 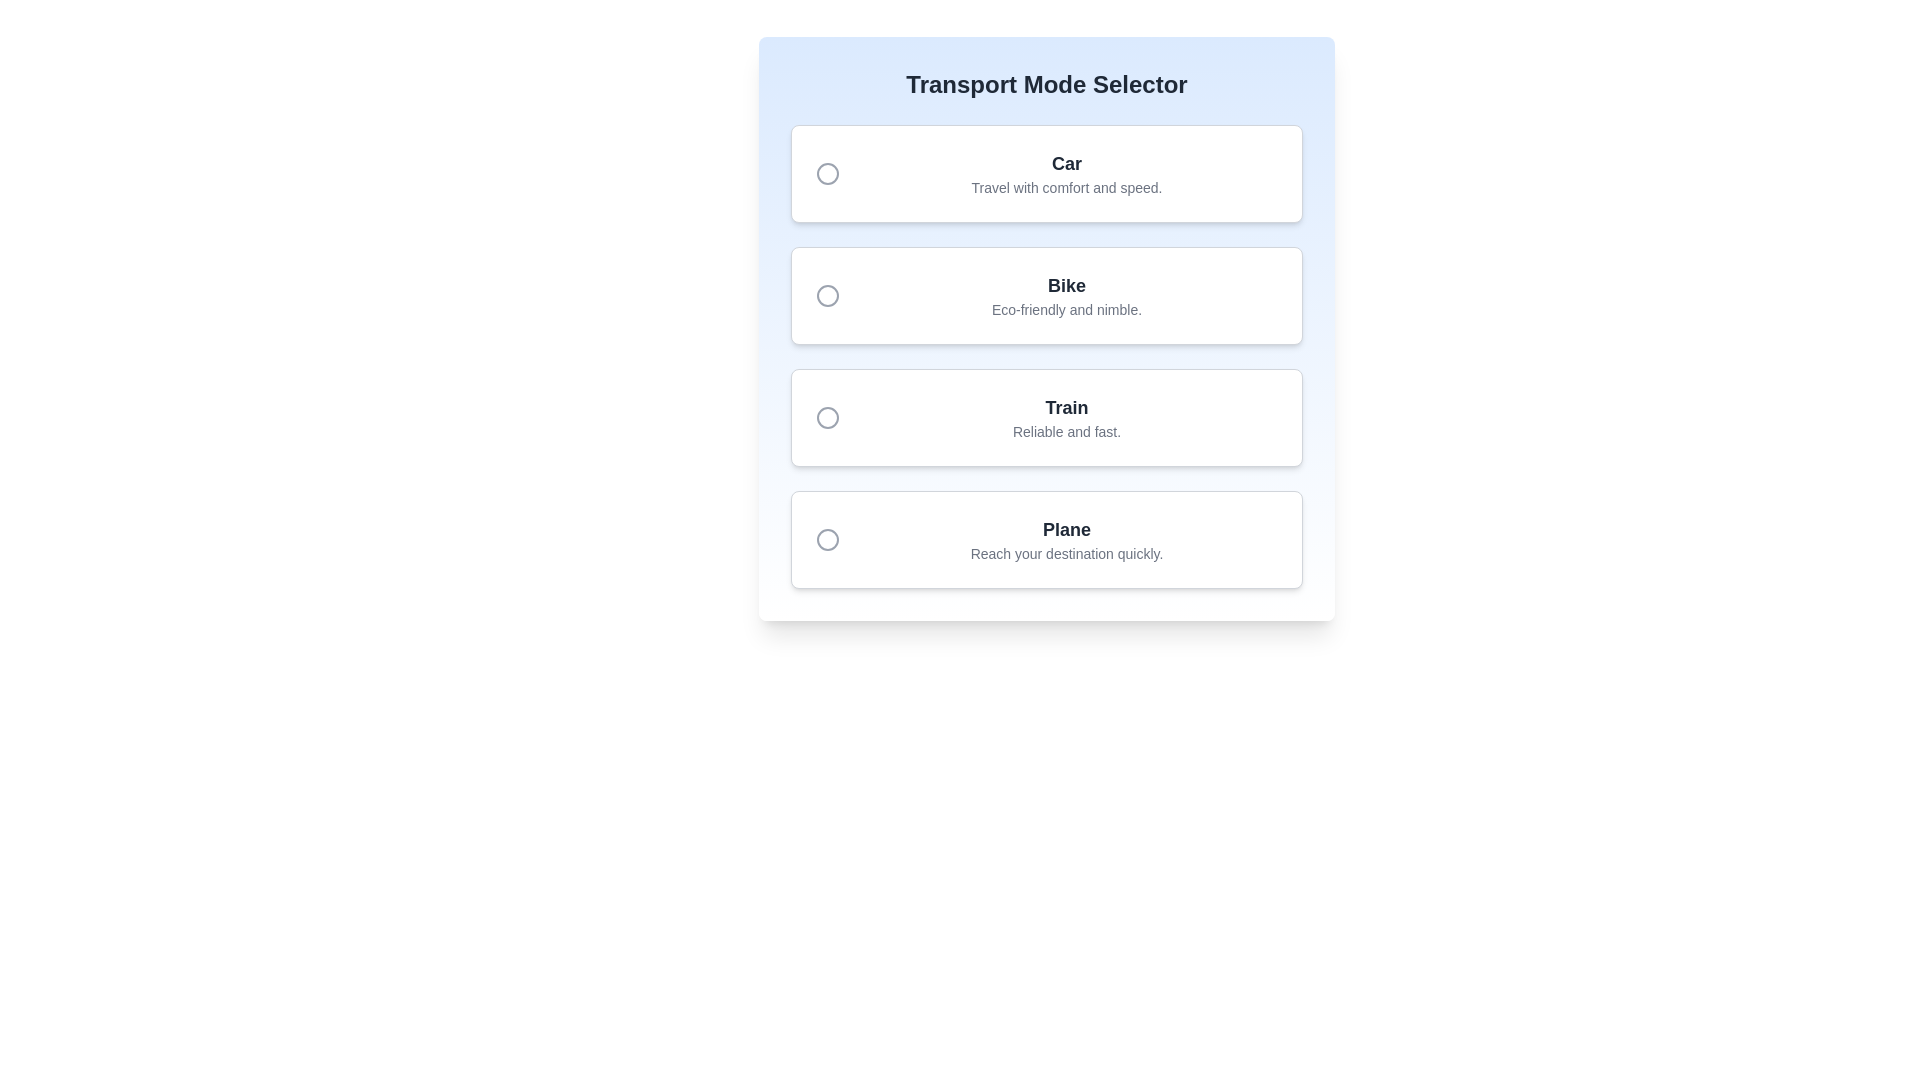 What do you see at coordinates (1065, 309) in the screenshot?
I see `the descriptive label text located directly below the header text 'Bike' in the second option block of the 'Transport Mode Selector' interface` at bounding box center [1065, 309].